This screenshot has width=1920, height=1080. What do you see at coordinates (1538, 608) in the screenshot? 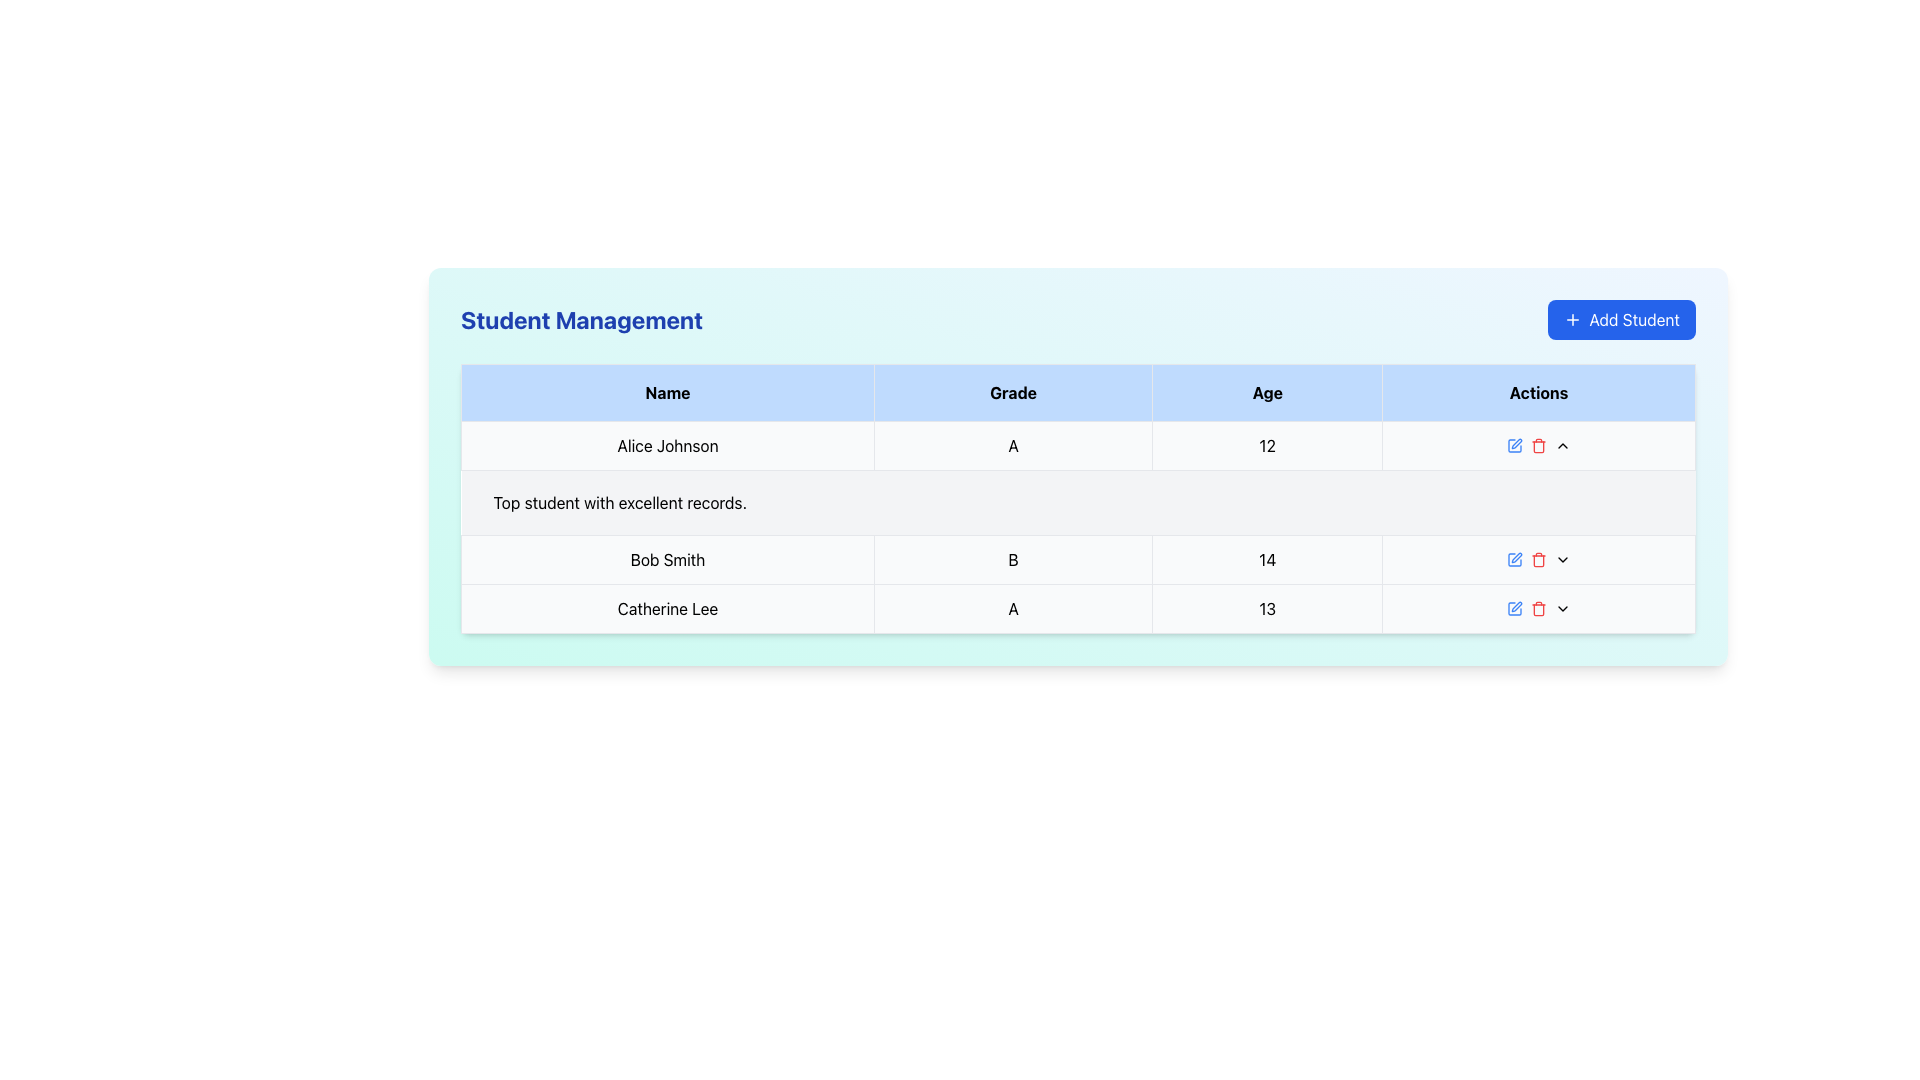
I see `the dropdown arrow in the Action Menu for the student 'Catherine Lee', which is represented by a black icon in the Actions column of the table` at bounding box center [1538, 608].